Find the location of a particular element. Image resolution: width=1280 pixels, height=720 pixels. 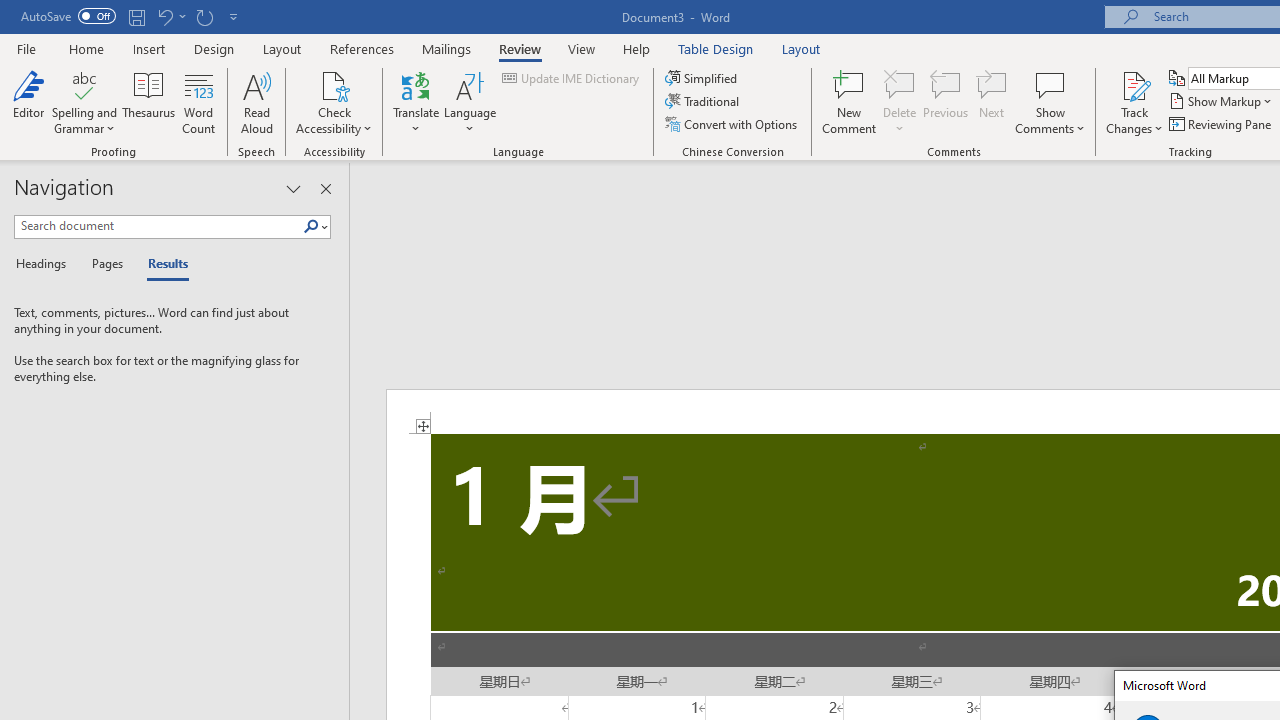

'Track Changes' is located at coordinates (1134, 103).